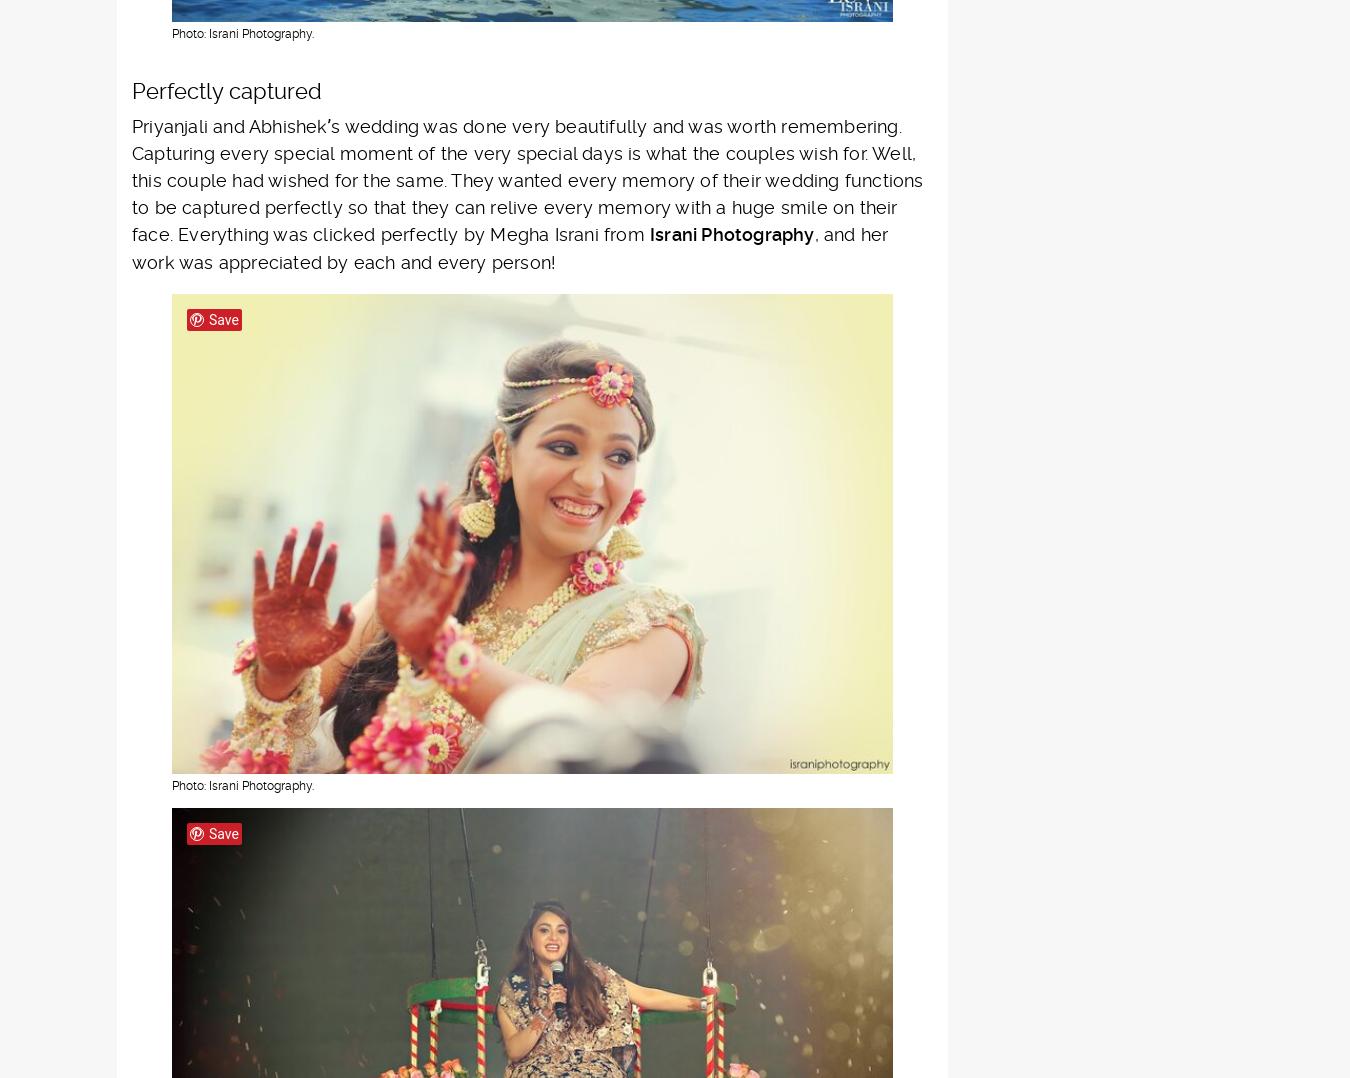  I want to click on 'Top wedding photography of Gujarat', so click(990, 311).